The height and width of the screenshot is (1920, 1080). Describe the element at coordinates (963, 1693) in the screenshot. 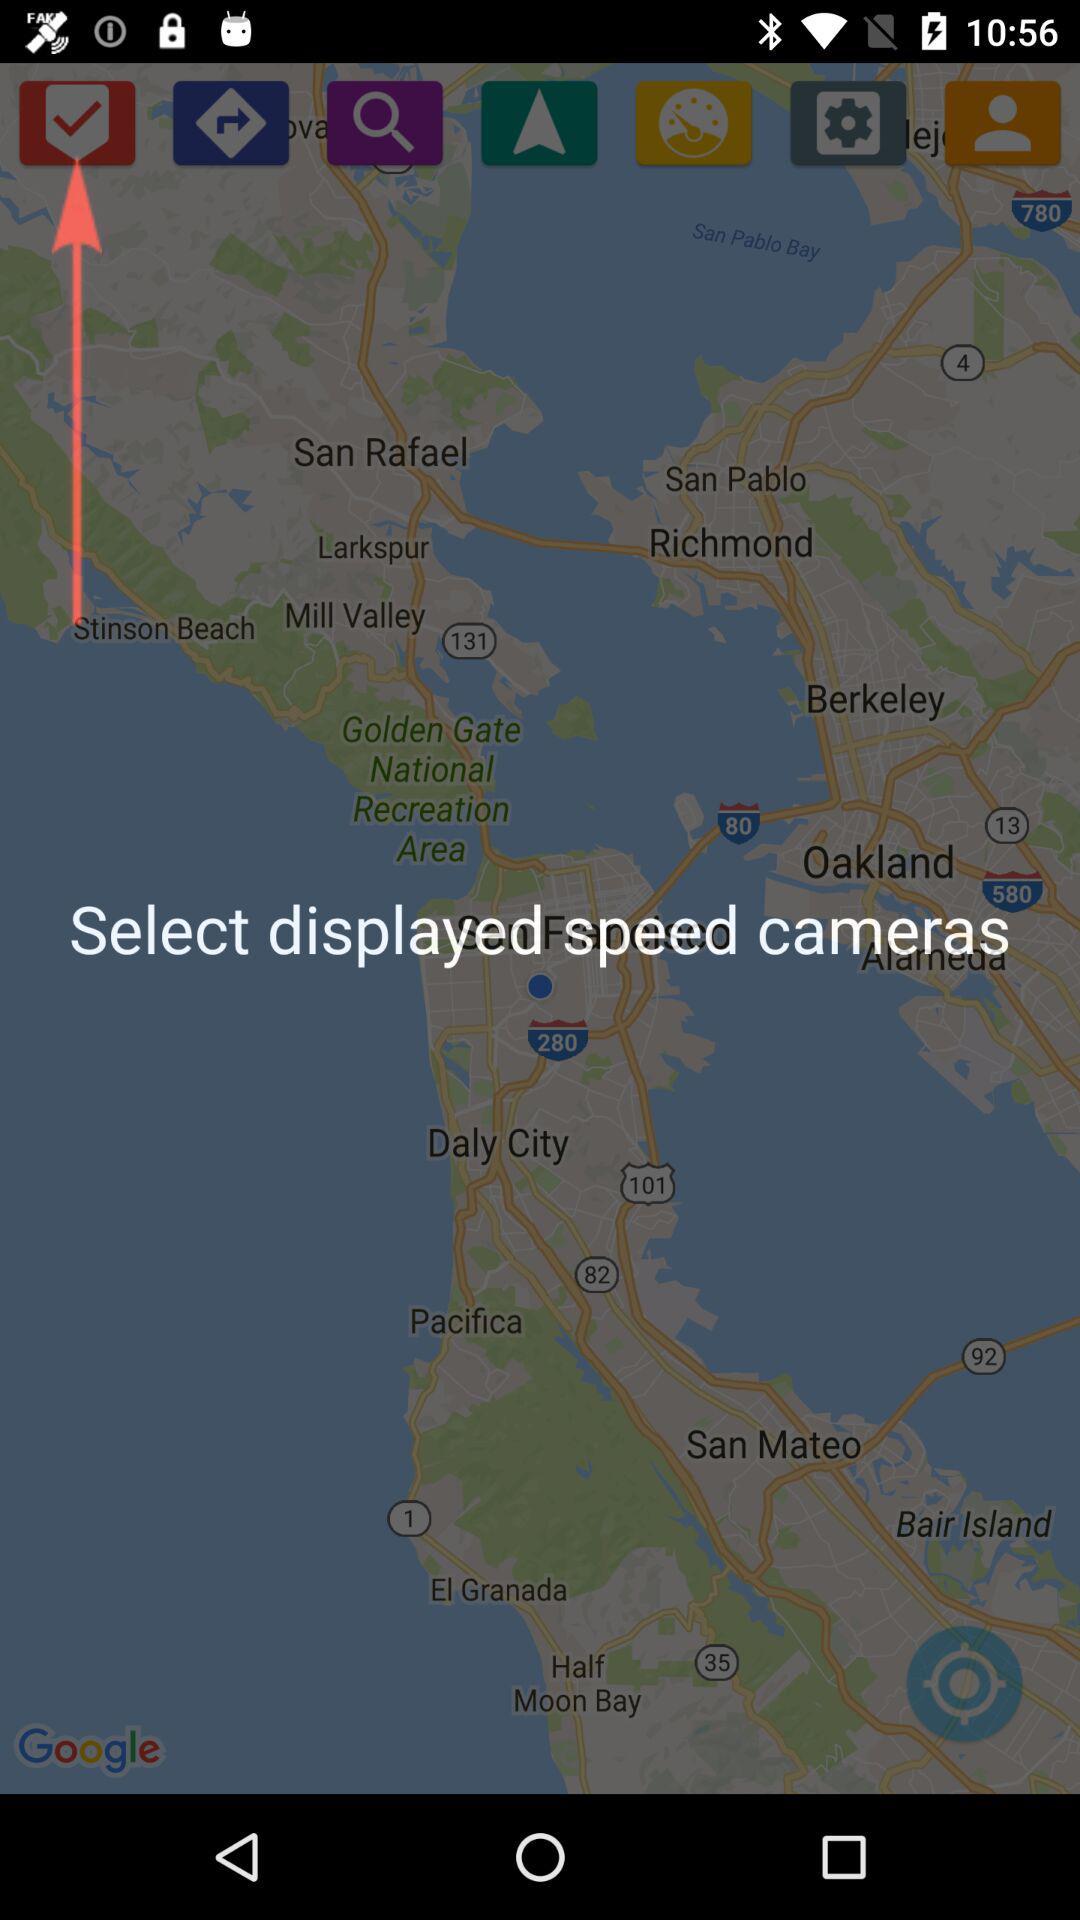

I see `button to navigate center` at that location.